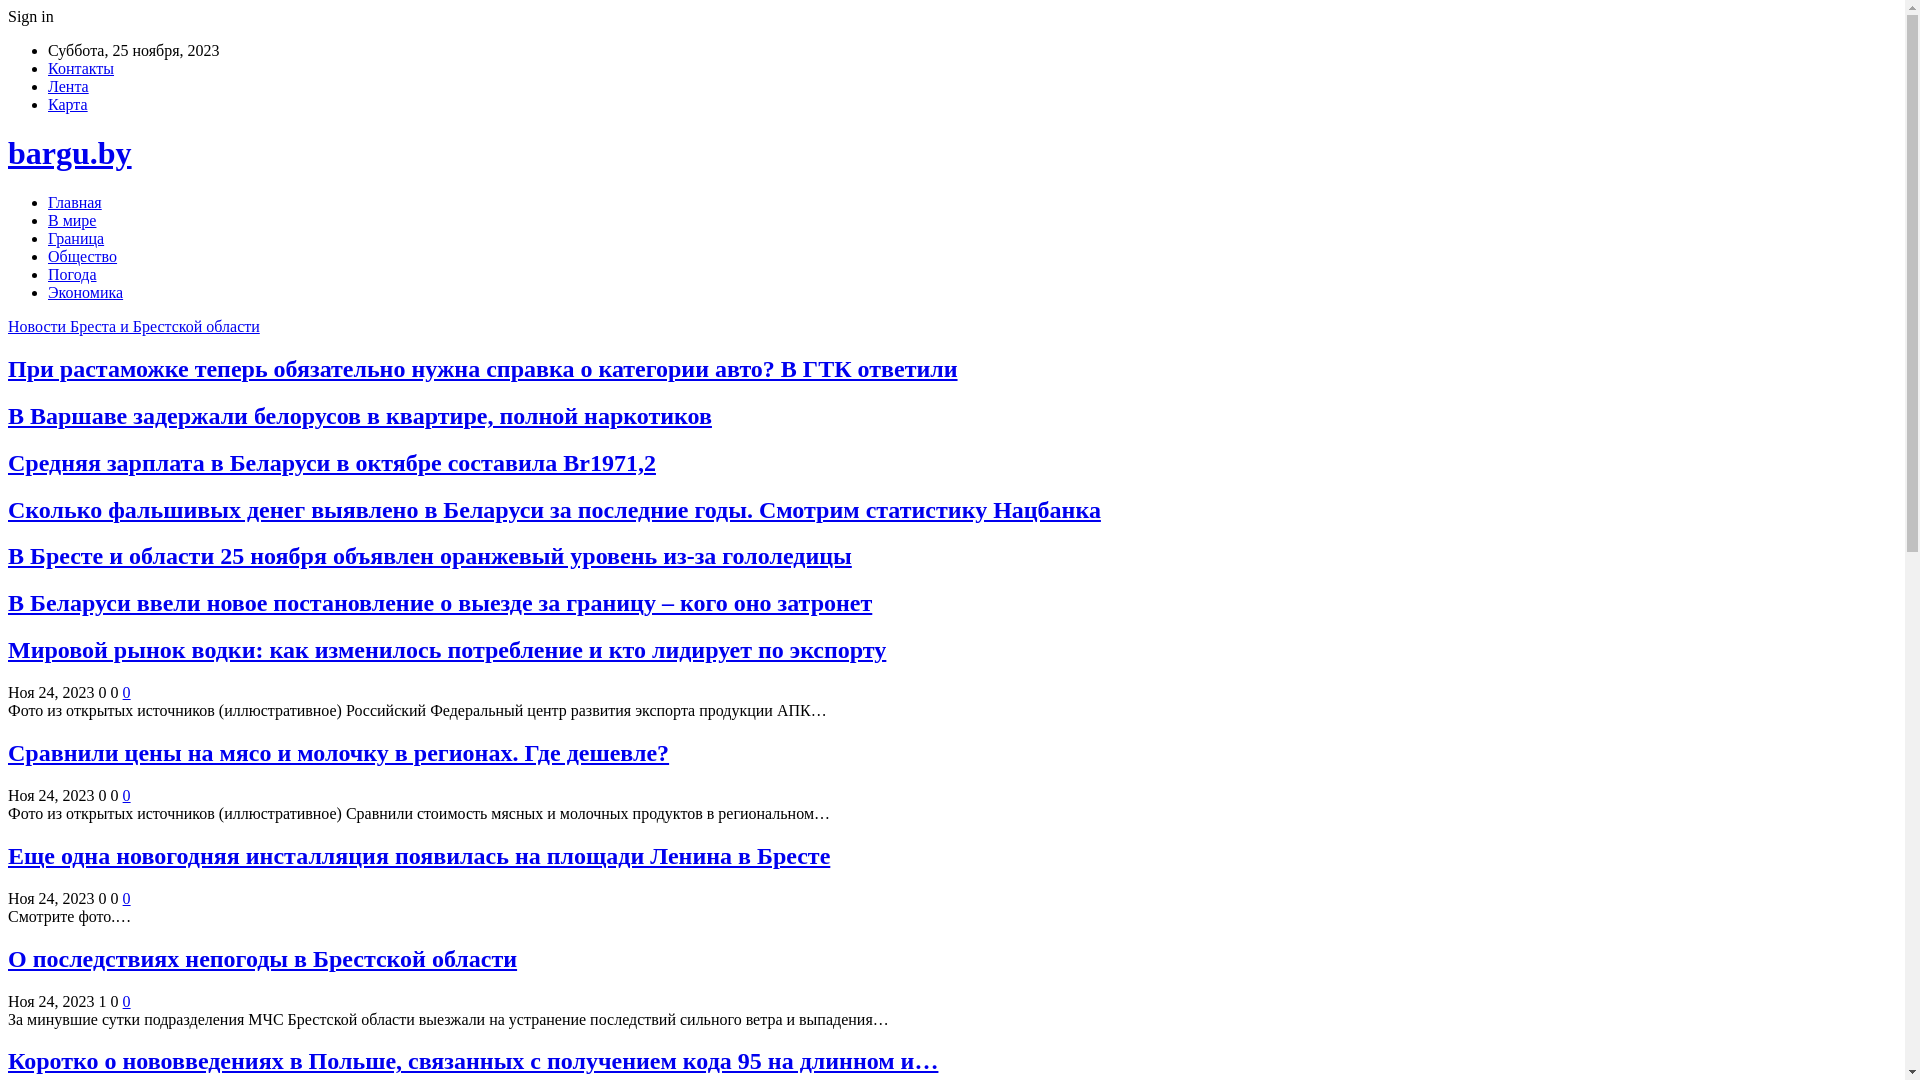  Describe the element at coordinates (30, 16) in the screenshot. I see `'Sign in'` at that location.